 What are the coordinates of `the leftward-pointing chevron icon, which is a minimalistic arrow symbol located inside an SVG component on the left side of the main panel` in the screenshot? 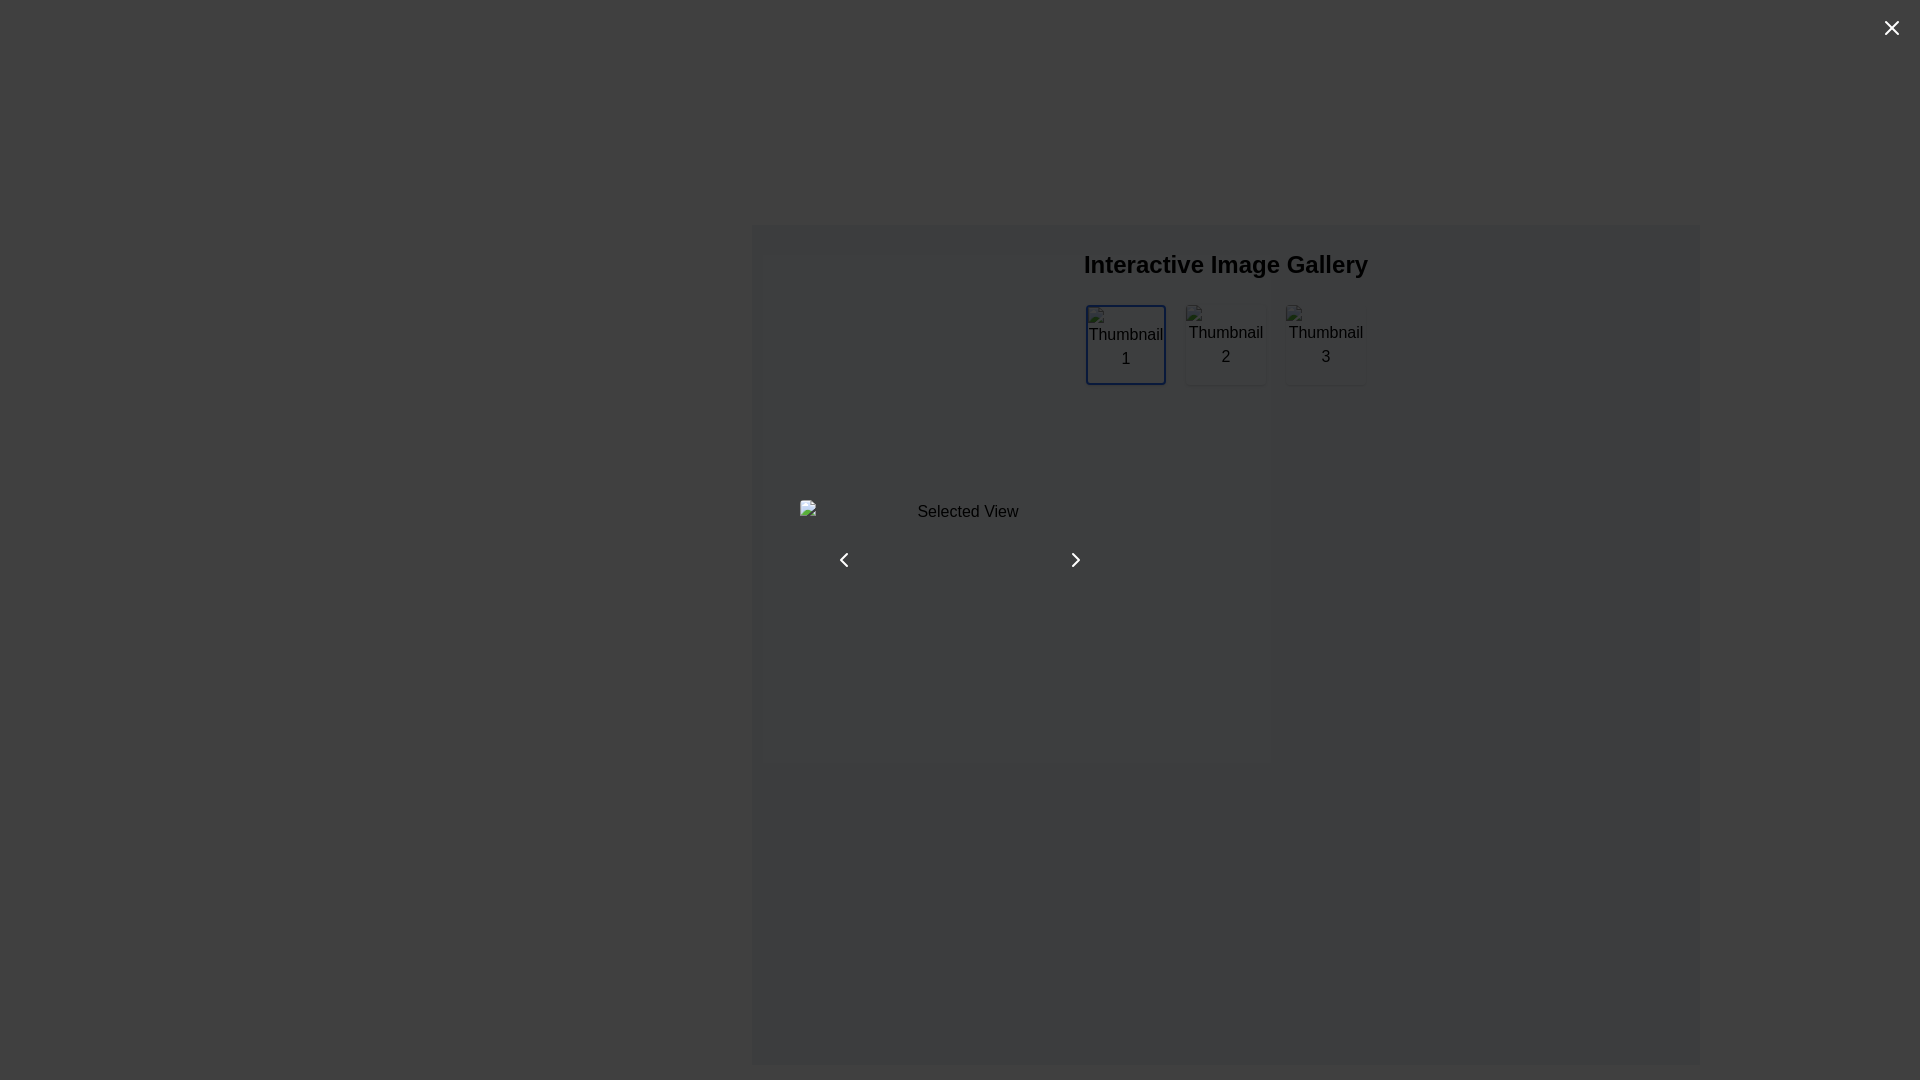 It's located at (844, 559).